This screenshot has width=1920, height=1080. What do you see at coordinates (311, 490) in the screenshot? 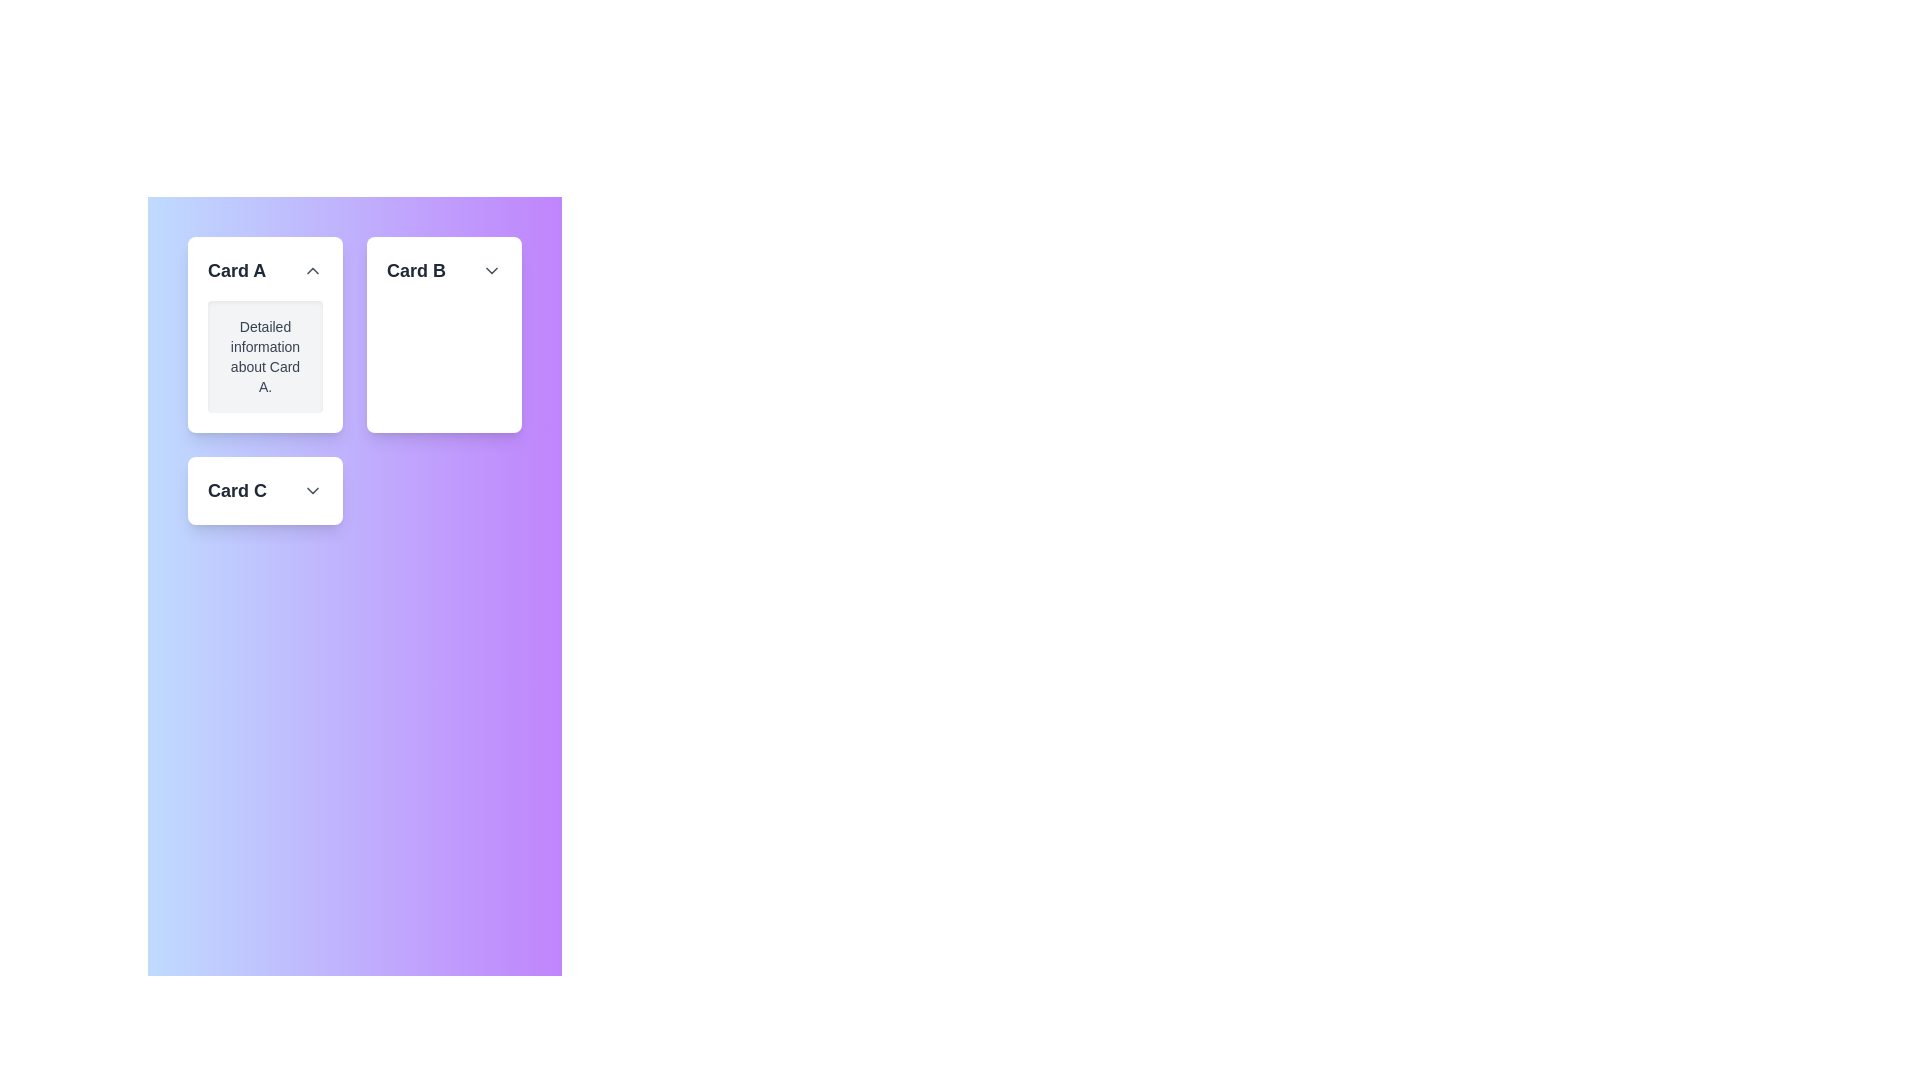
I see `the downward-facing chevron icon in 'Card C' to activate any hover effects` at bounding box center [311, 490].